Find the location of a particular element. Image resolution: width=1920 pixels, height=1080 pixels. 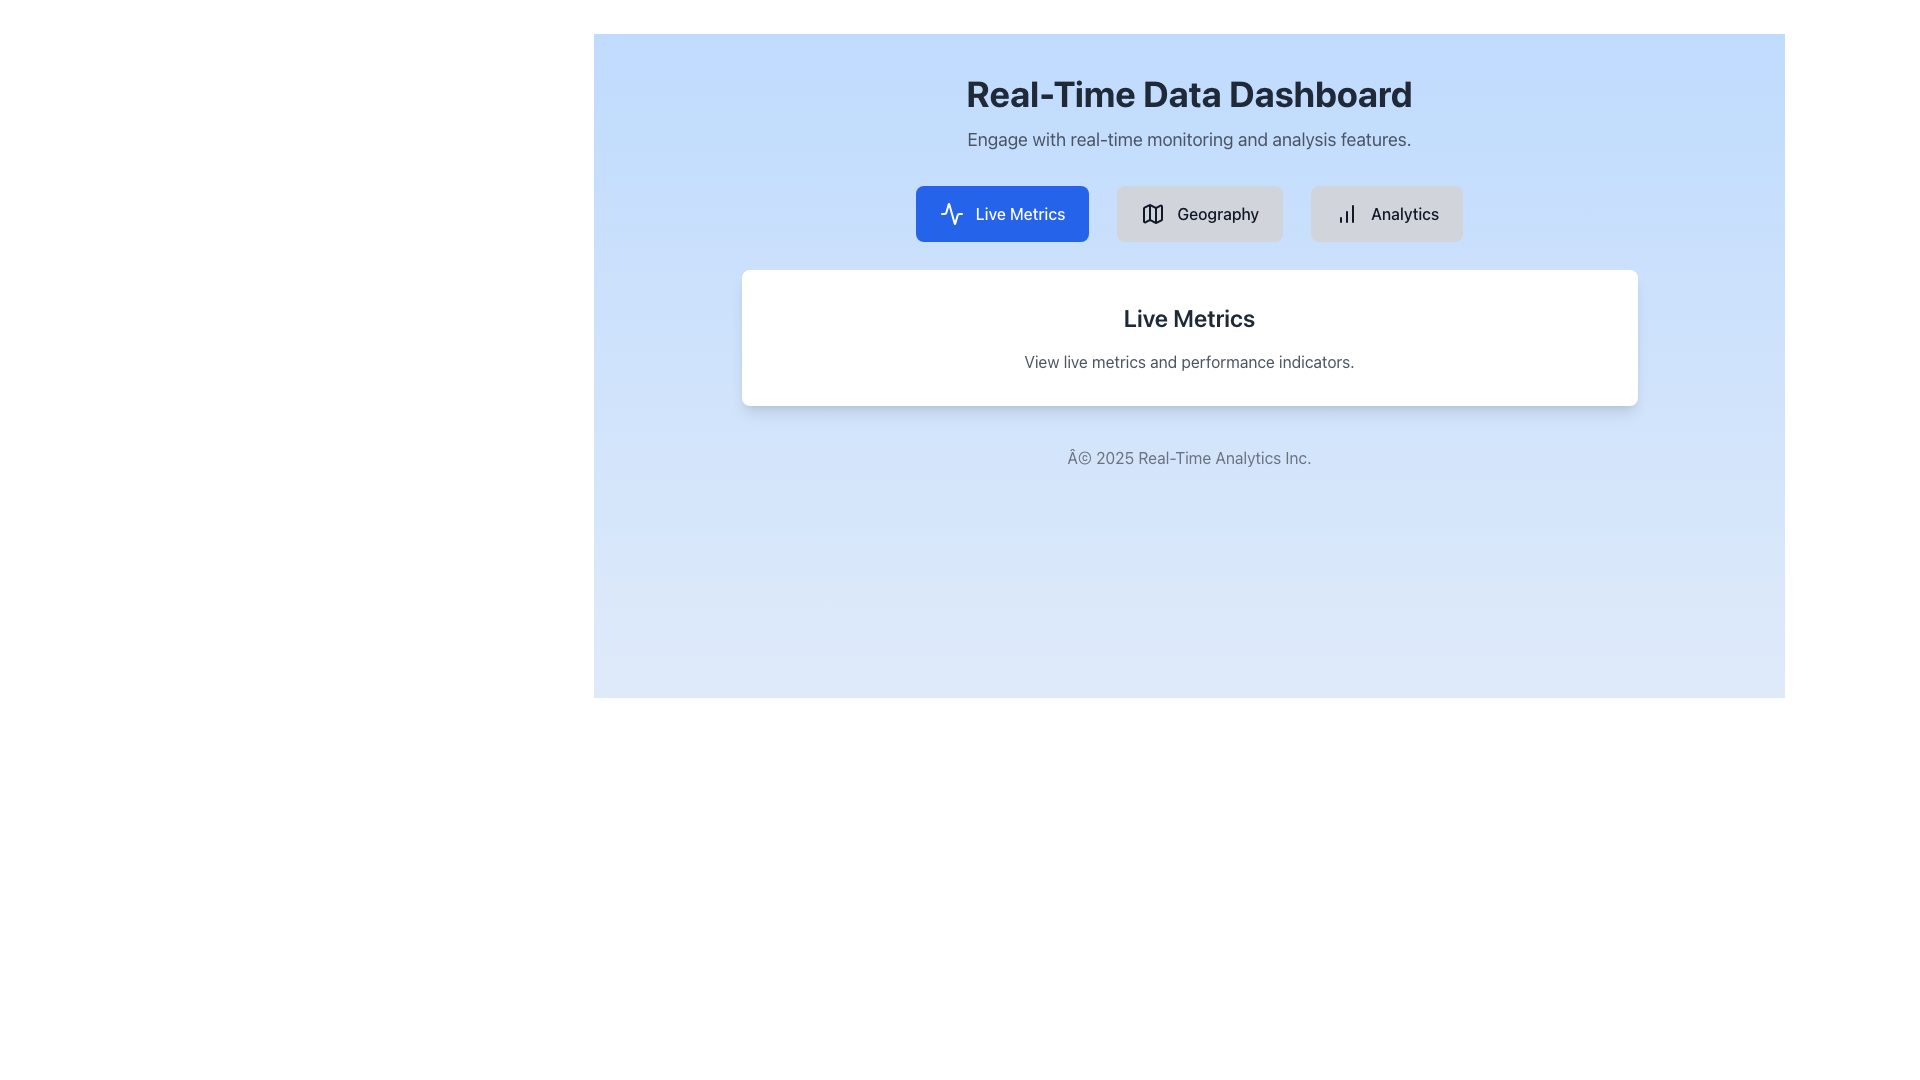

the icon depicting three vertical bars representing a bar chart, located to the left of the 'Analytics' button in the Real-Time Data Dashboard is located at coordinates (1347, 213).